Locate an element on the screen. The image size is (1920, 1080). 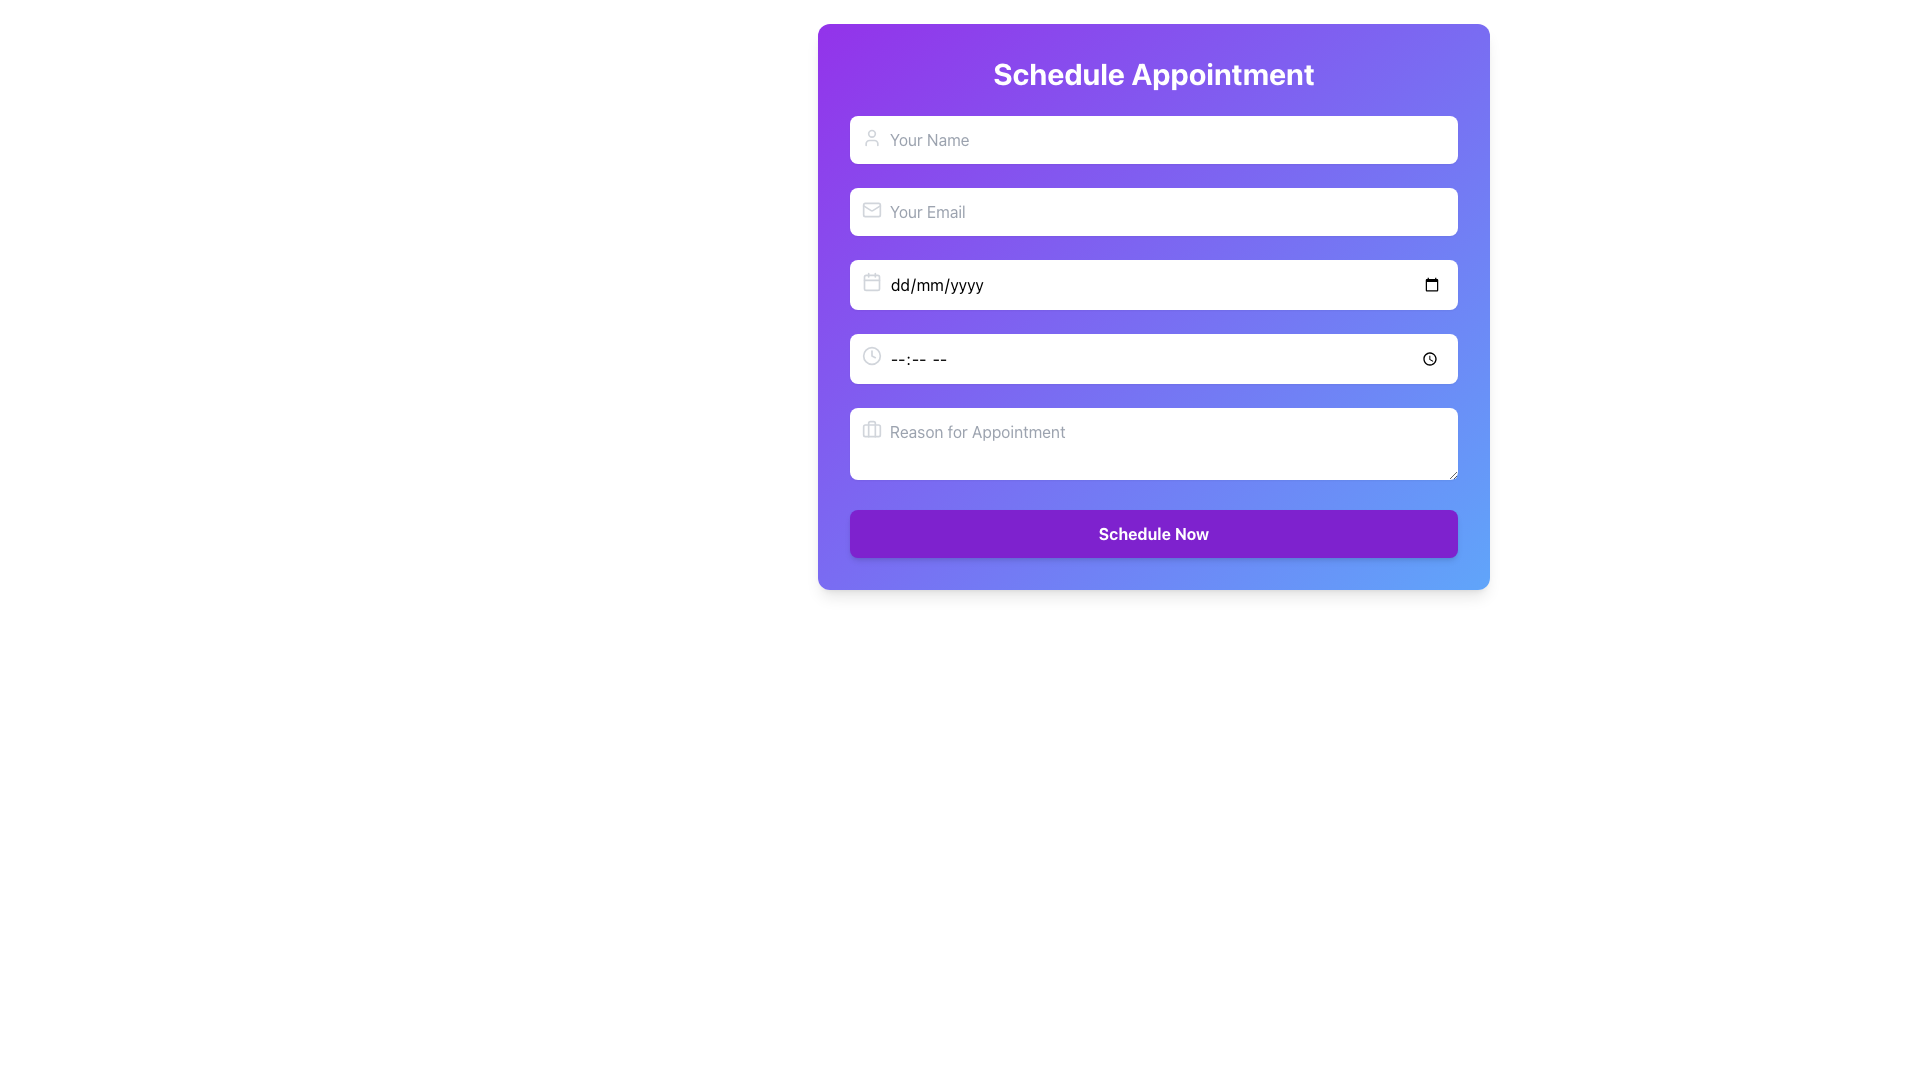
the small gray envelope icon, which is located on the left side of the 'Your Email' text input field as a visual cue is located at coordinates (872, 209).